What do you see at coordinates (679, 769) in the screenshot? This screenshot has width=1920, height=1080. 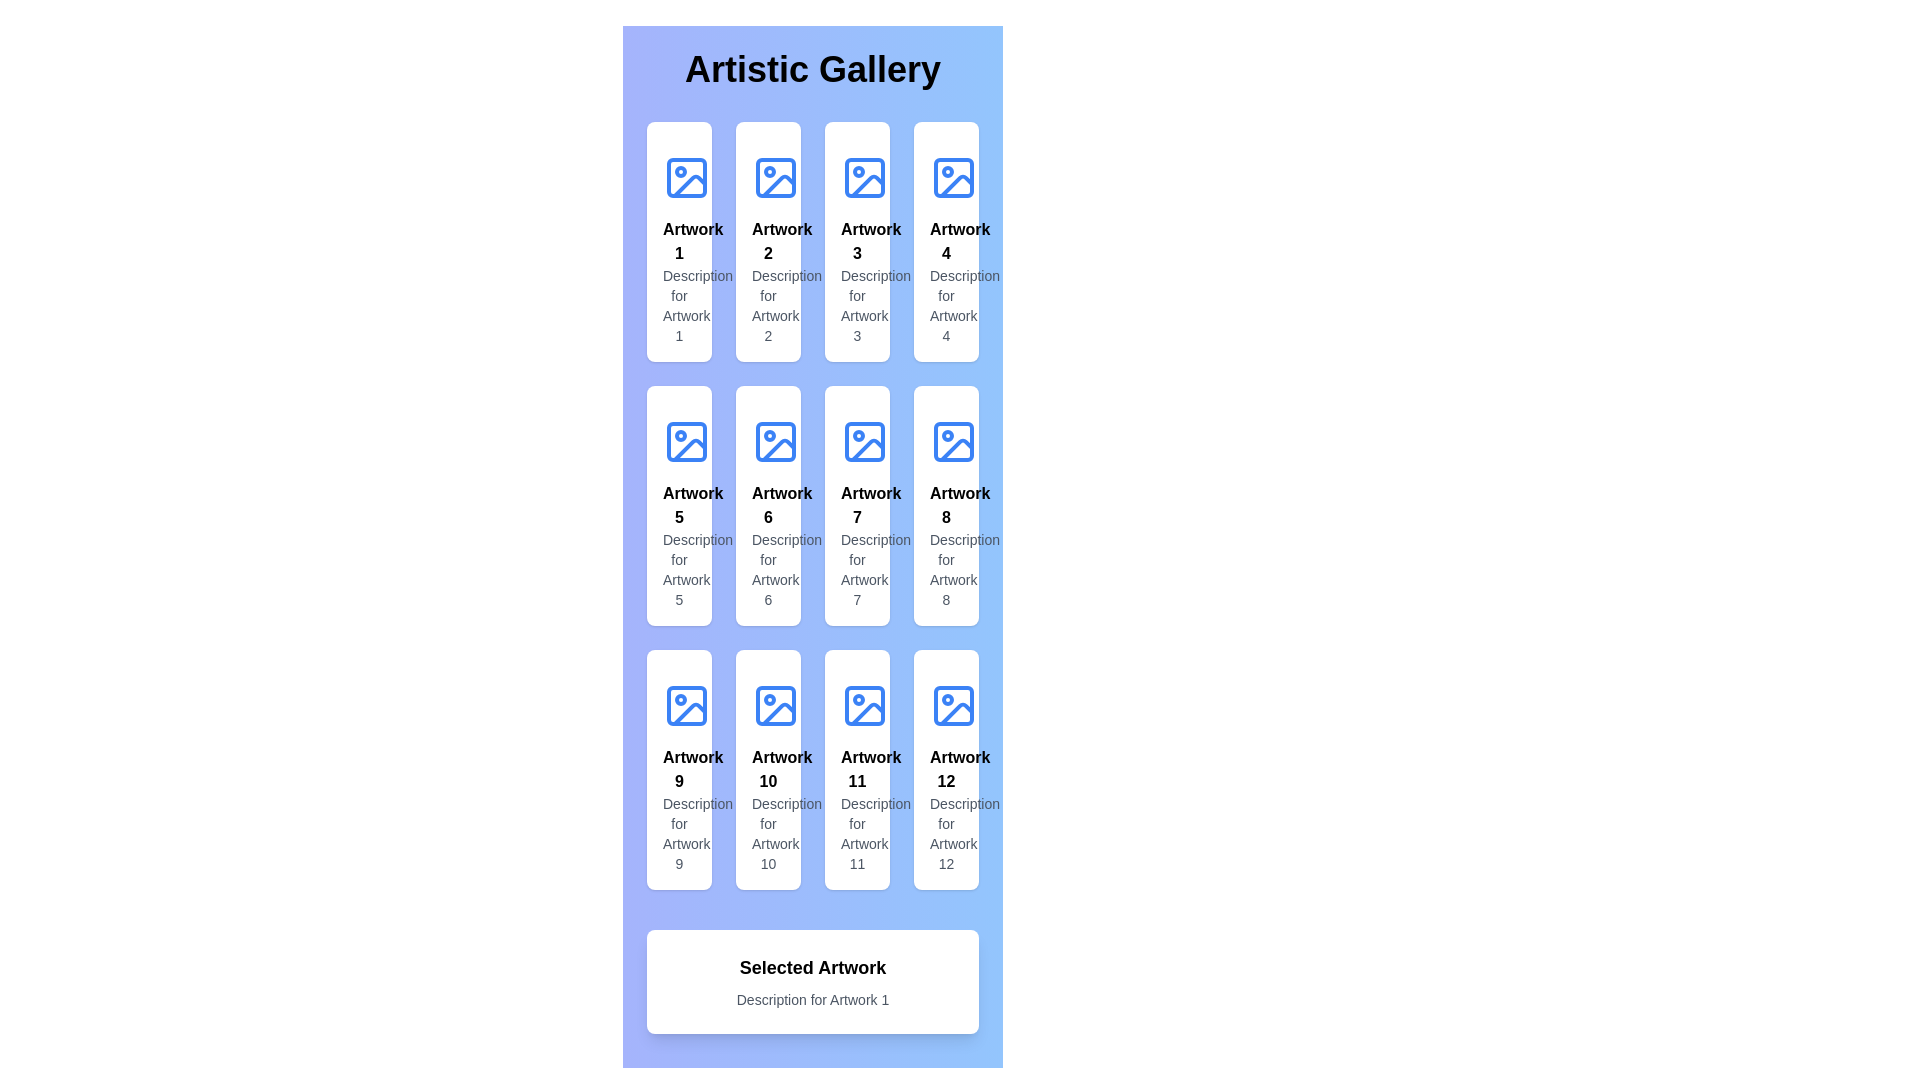 I see `the card containing the image and text labeled 'Artwork 9', which is a rectangular card with rounded corners, a white background, and a shadow effect located in the 'Artistic Gallery' grid layout` at bounding box center [679, 769].